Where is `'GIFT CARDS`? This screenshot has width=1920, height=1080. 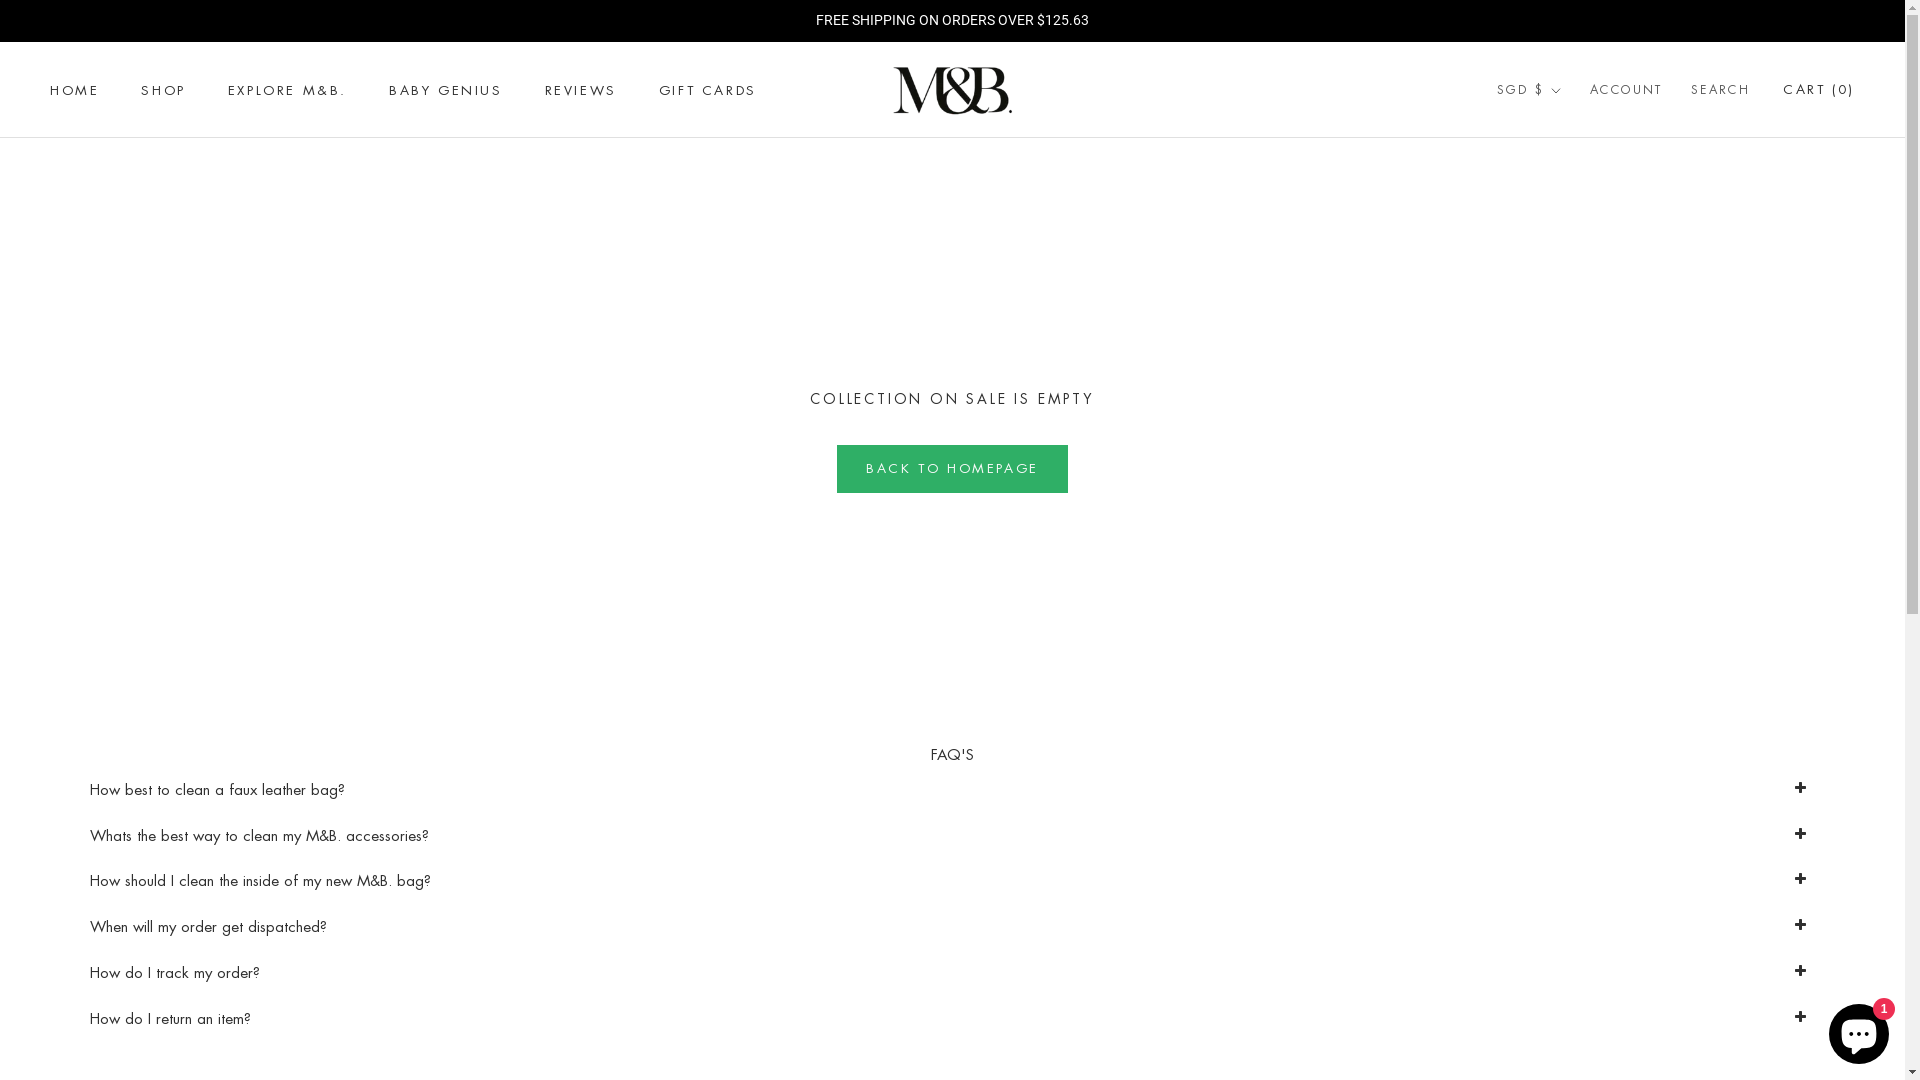 'GIFT CARDS is located at coordinates (708, 90).